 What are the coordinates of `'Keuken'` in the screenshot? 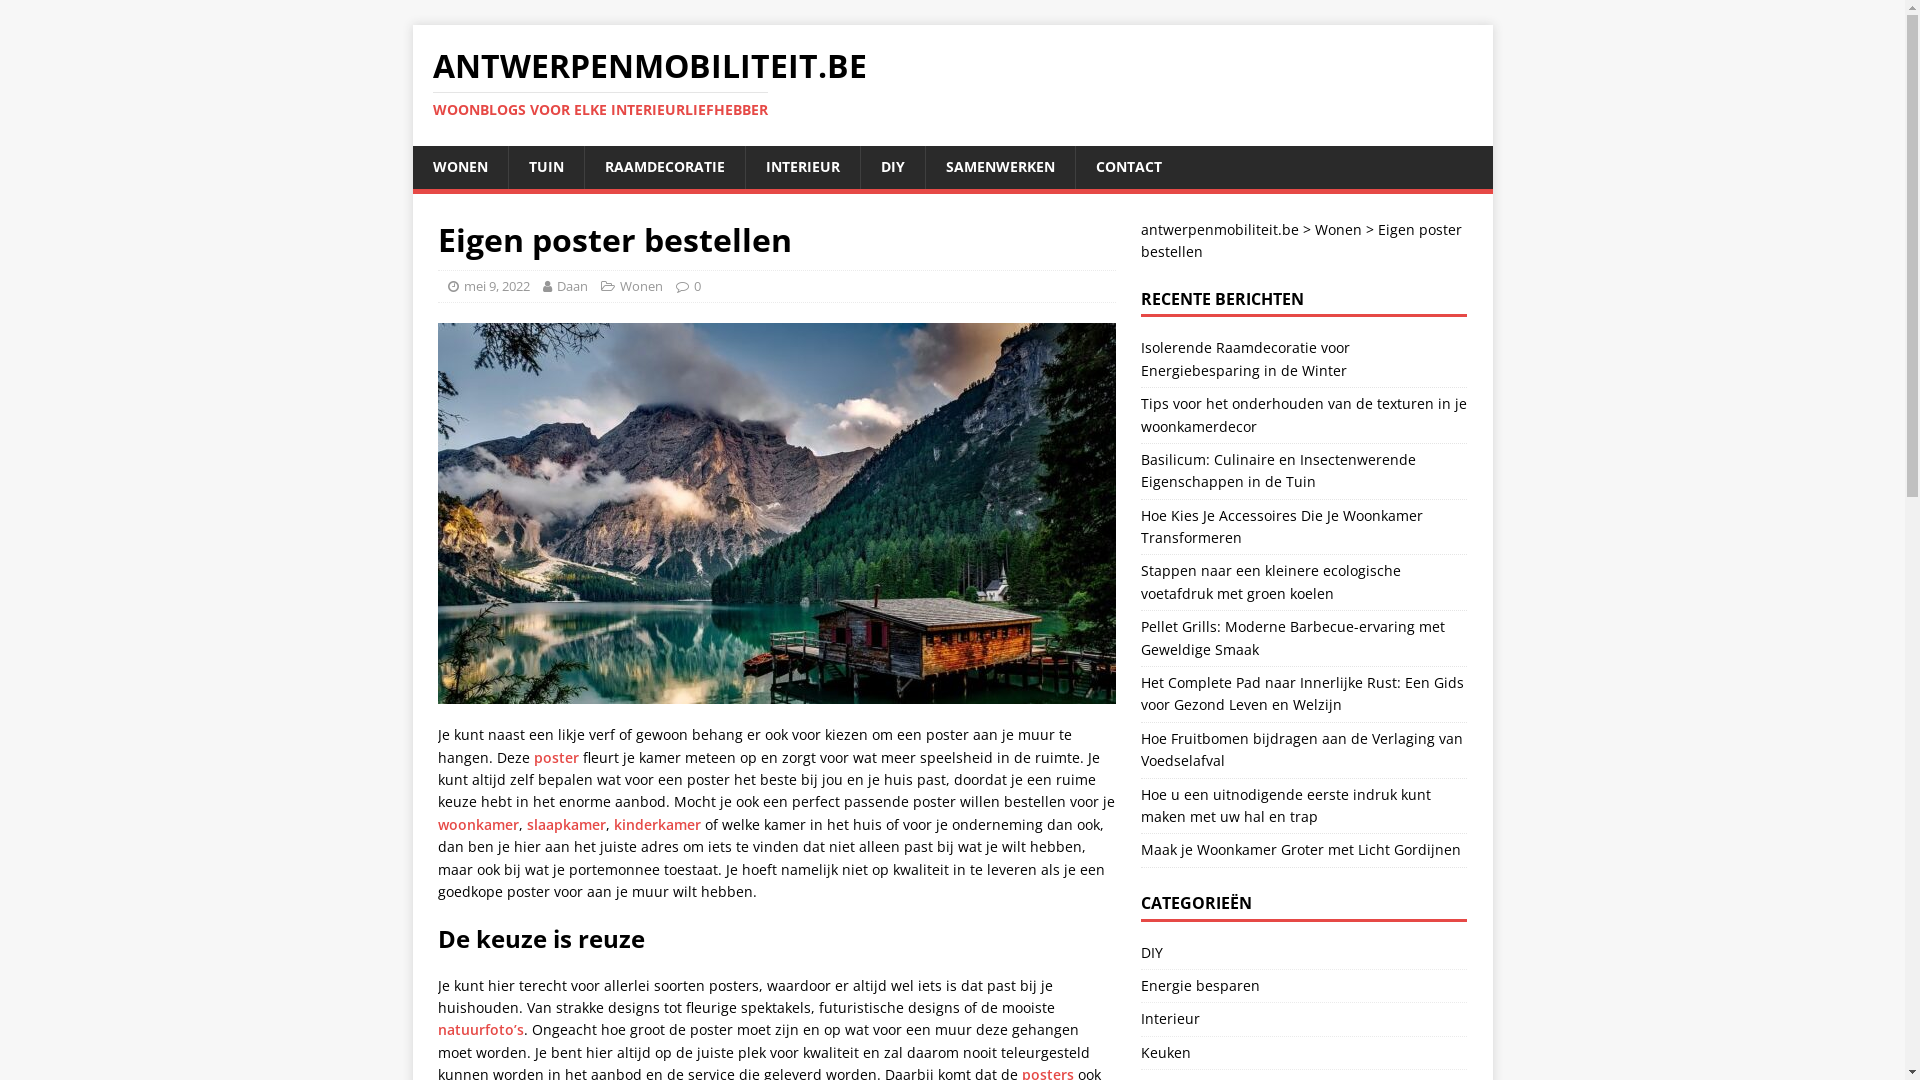 It's located at (1141, 1052).